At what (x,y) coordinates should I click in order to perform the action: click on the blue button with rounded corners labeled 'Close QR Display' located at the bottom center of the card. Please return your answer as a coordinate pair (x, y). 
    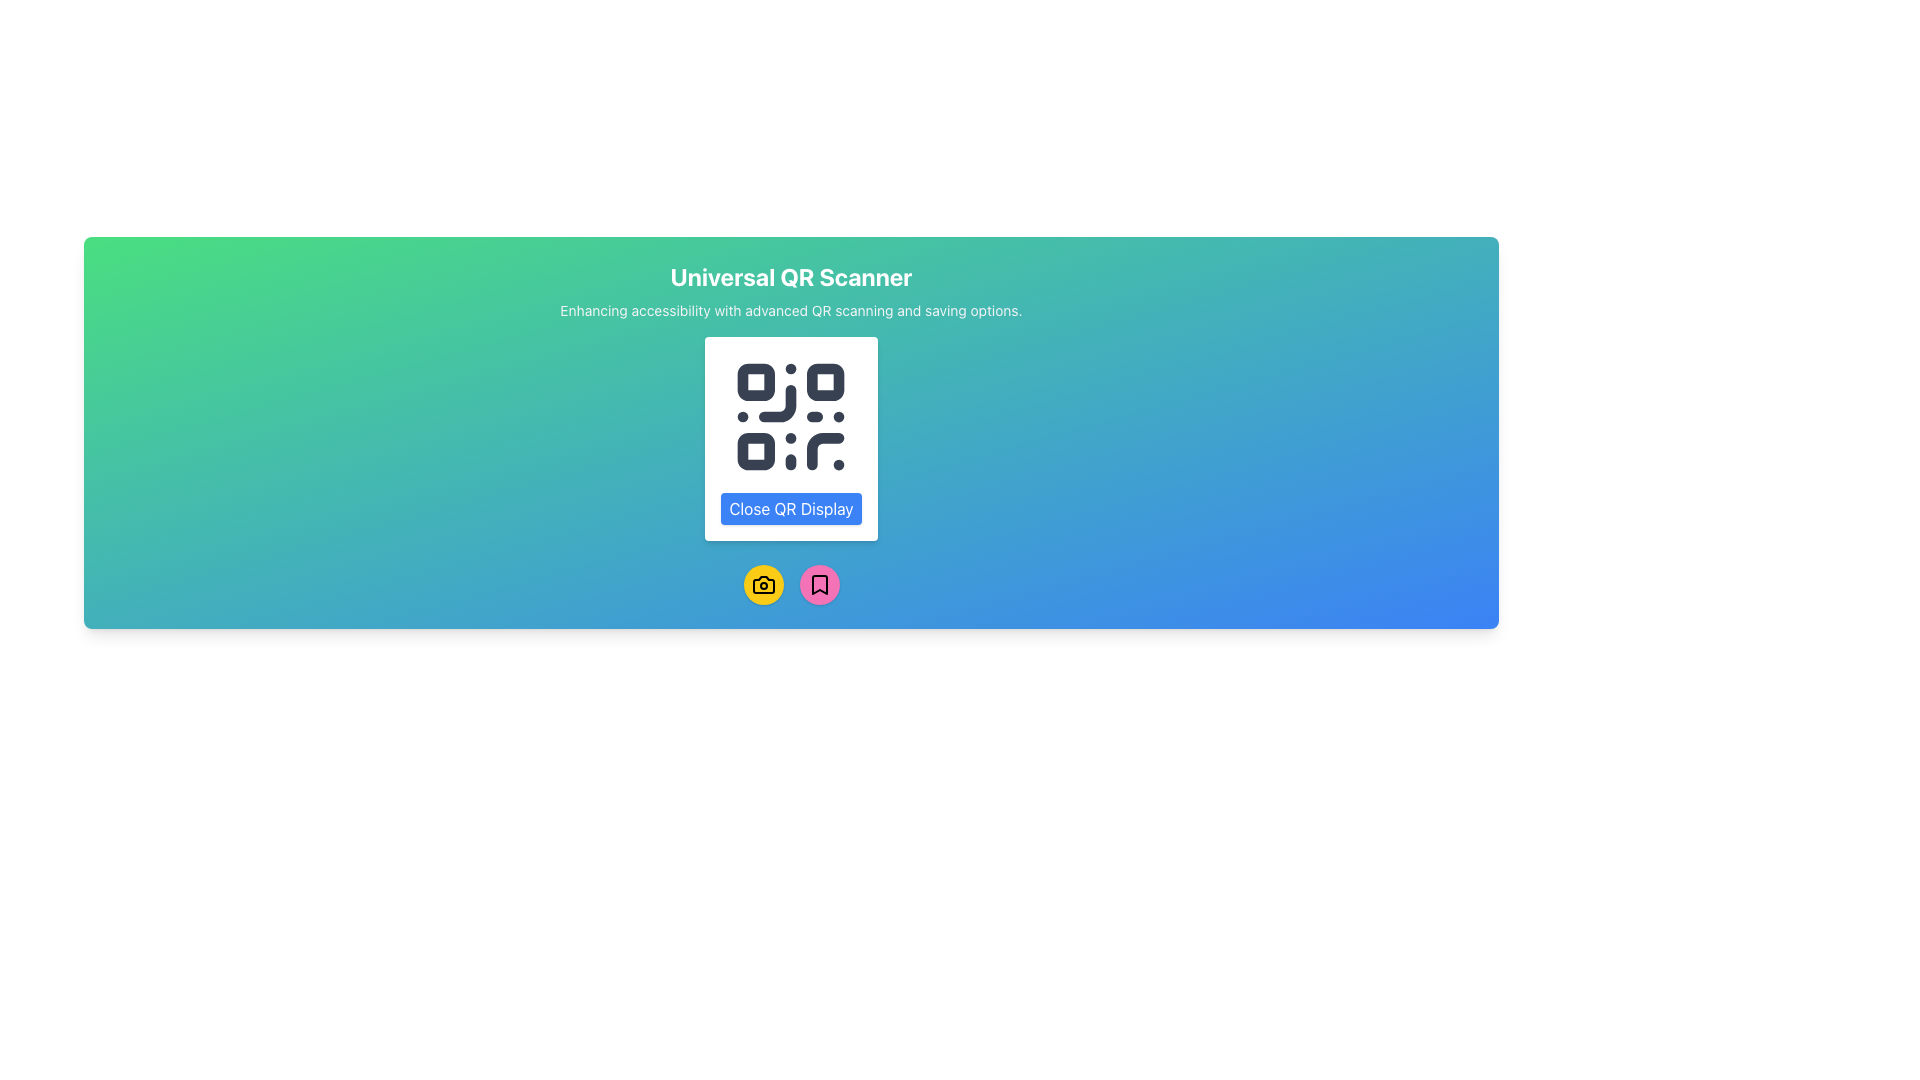
    Looking at the image, I should click on (790, 508).